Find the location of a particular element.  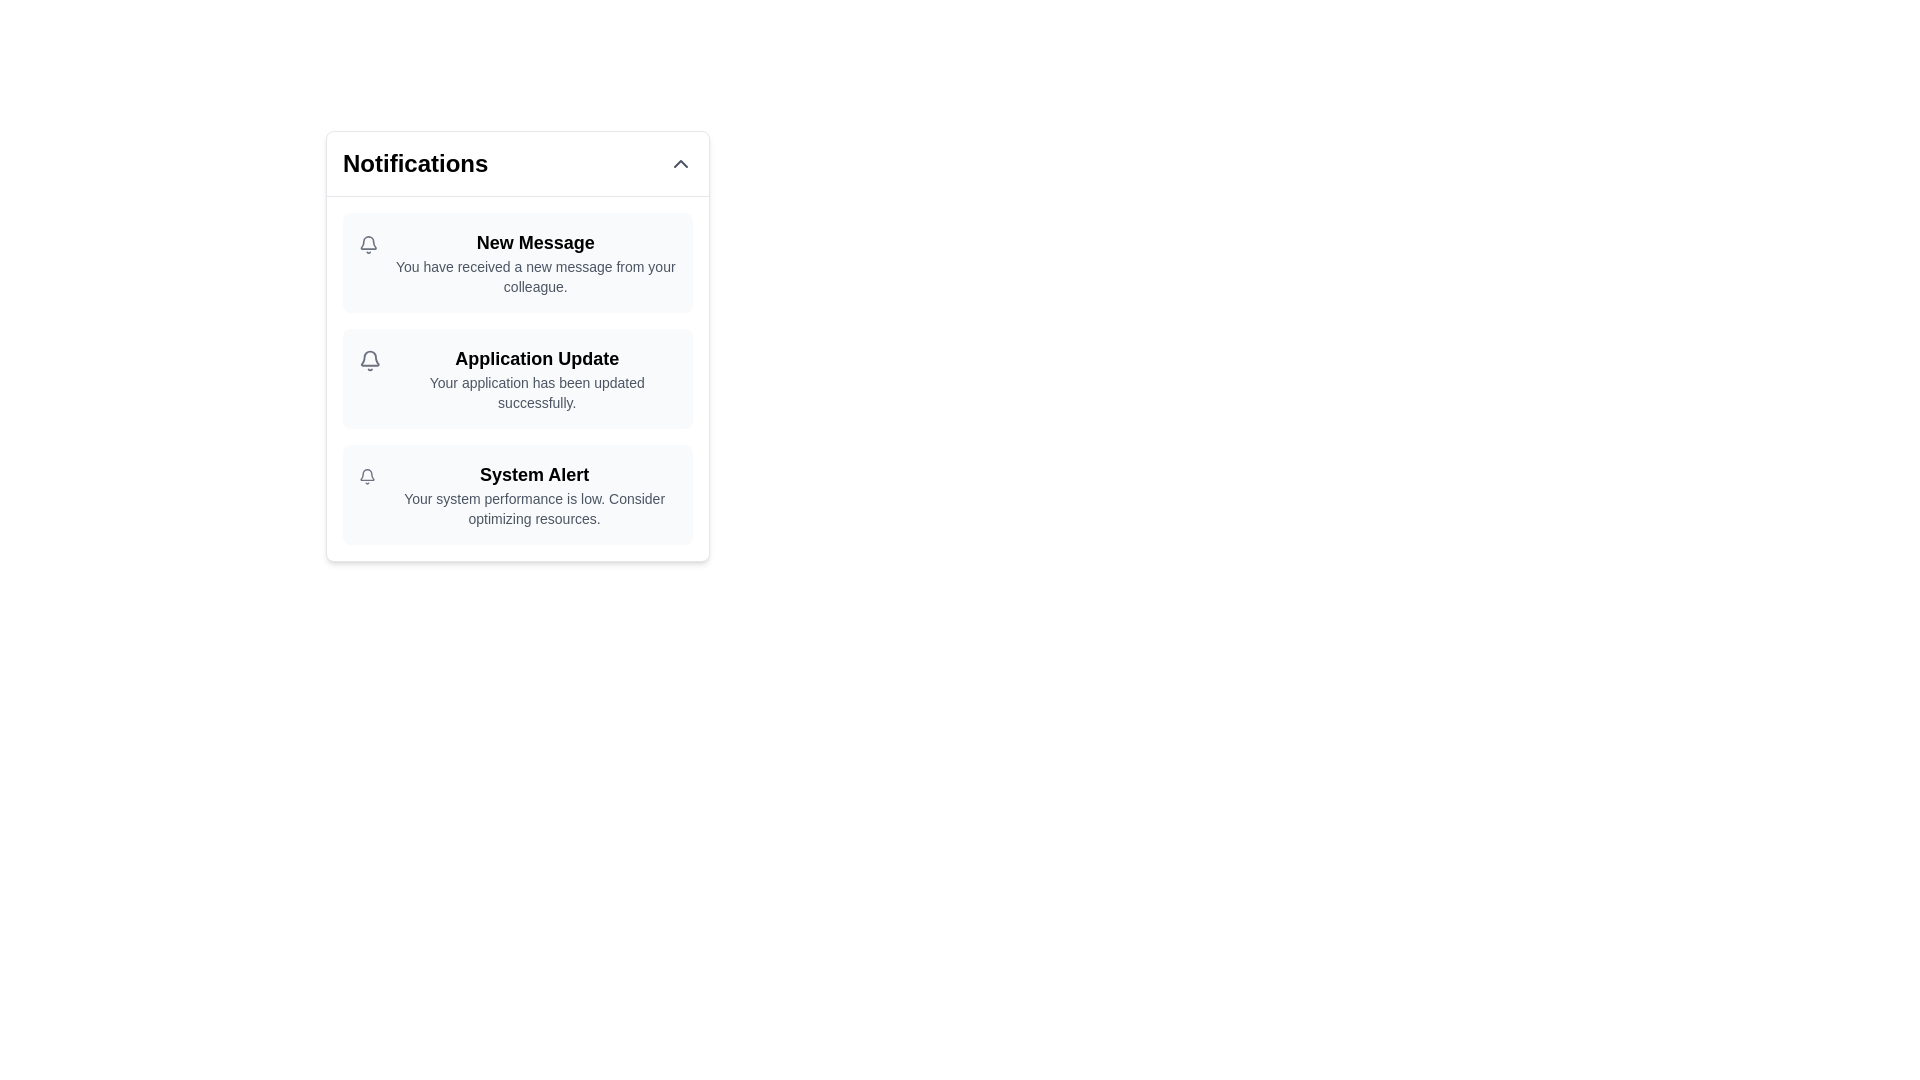

the arrow icon button located at the top-right of the 'Notifications' panel is located at coordinates (681, 163).